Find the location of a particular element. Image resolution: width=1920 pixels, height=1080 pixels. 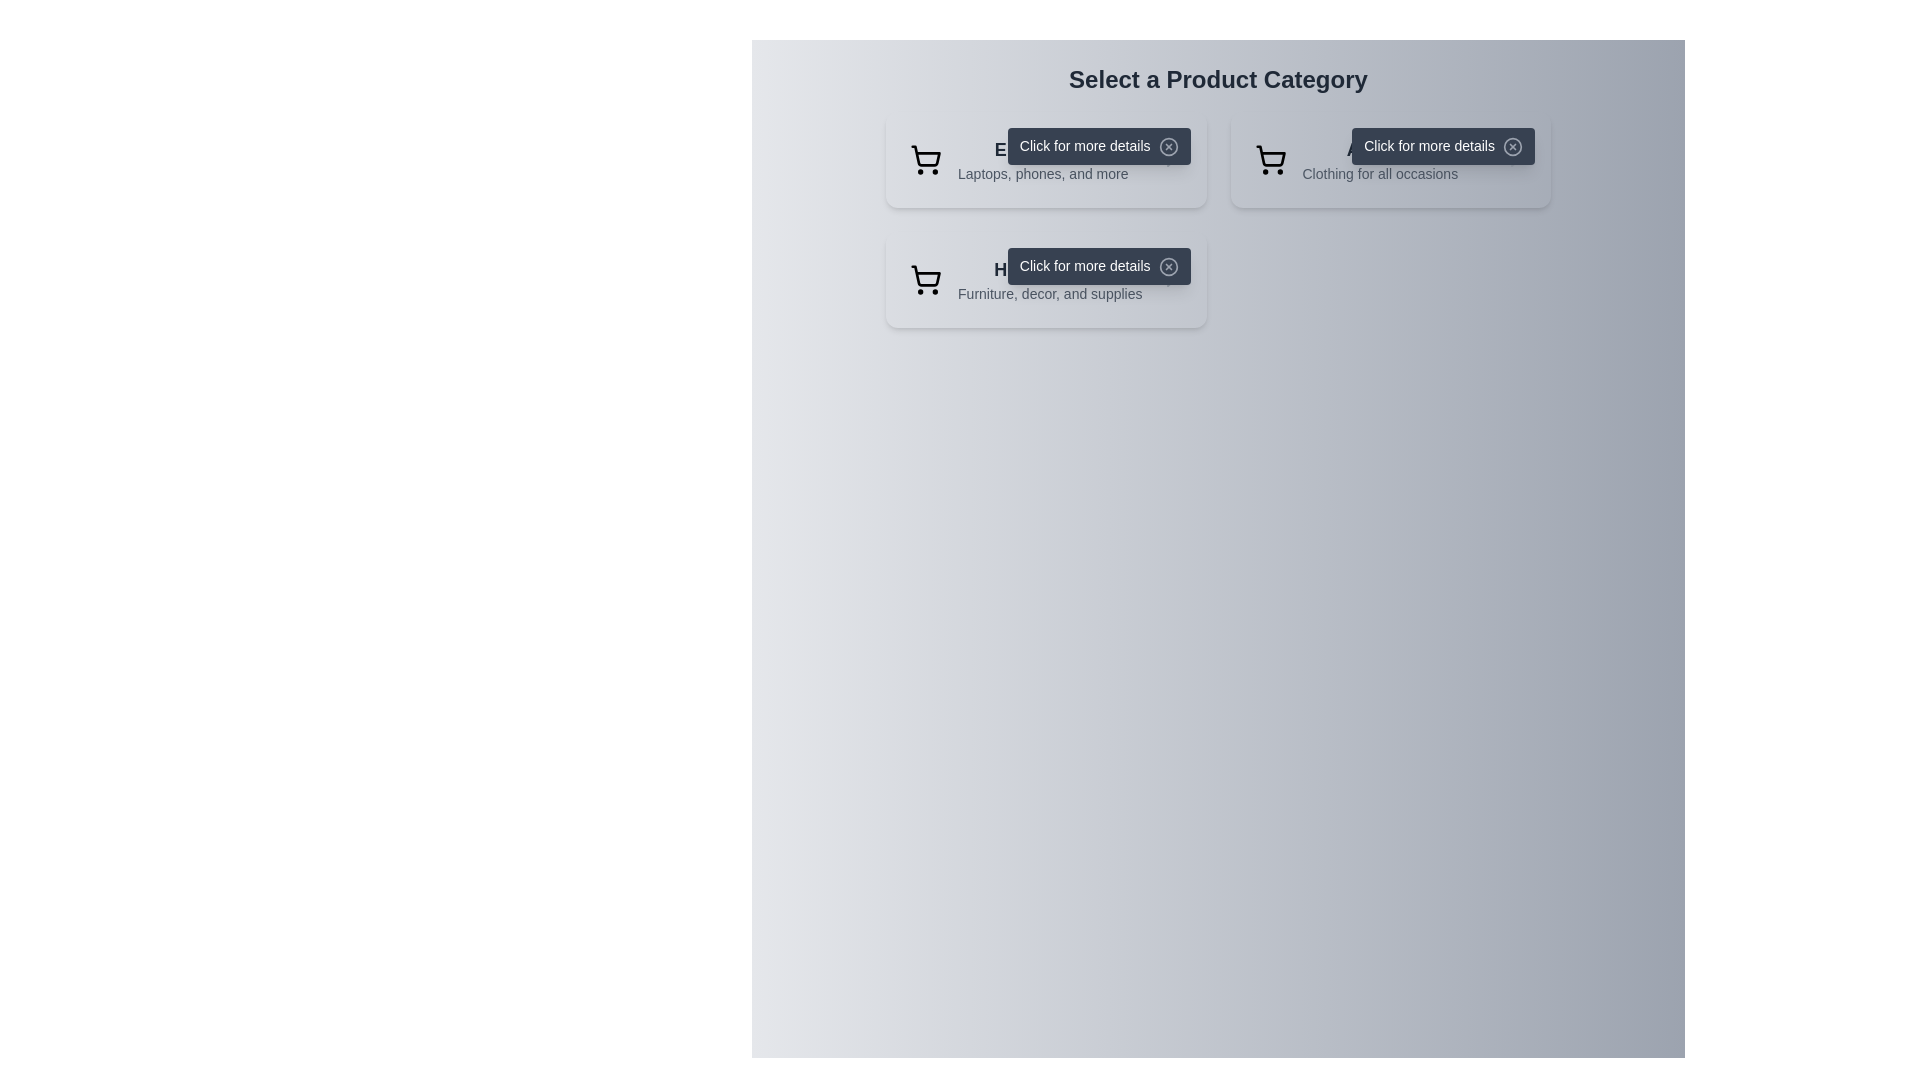

the descriptive subtitle for the 'Electronics' category, which provides further details about the contents of this category is located at coordinates (1042, 172).